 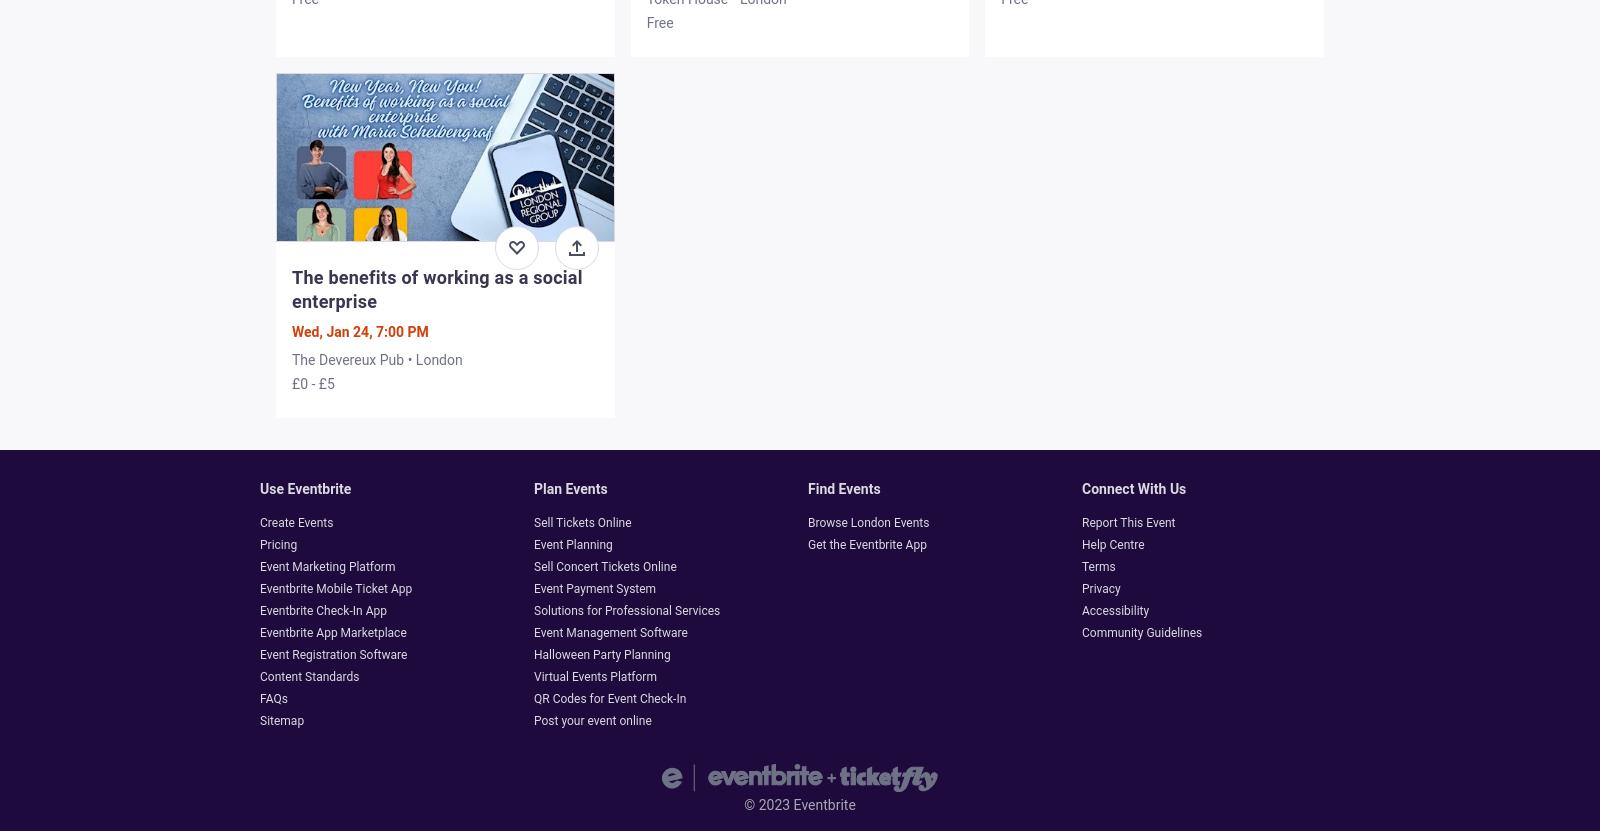 I want to click on 'Sell Tickets Online', so click(x=581, y=522).